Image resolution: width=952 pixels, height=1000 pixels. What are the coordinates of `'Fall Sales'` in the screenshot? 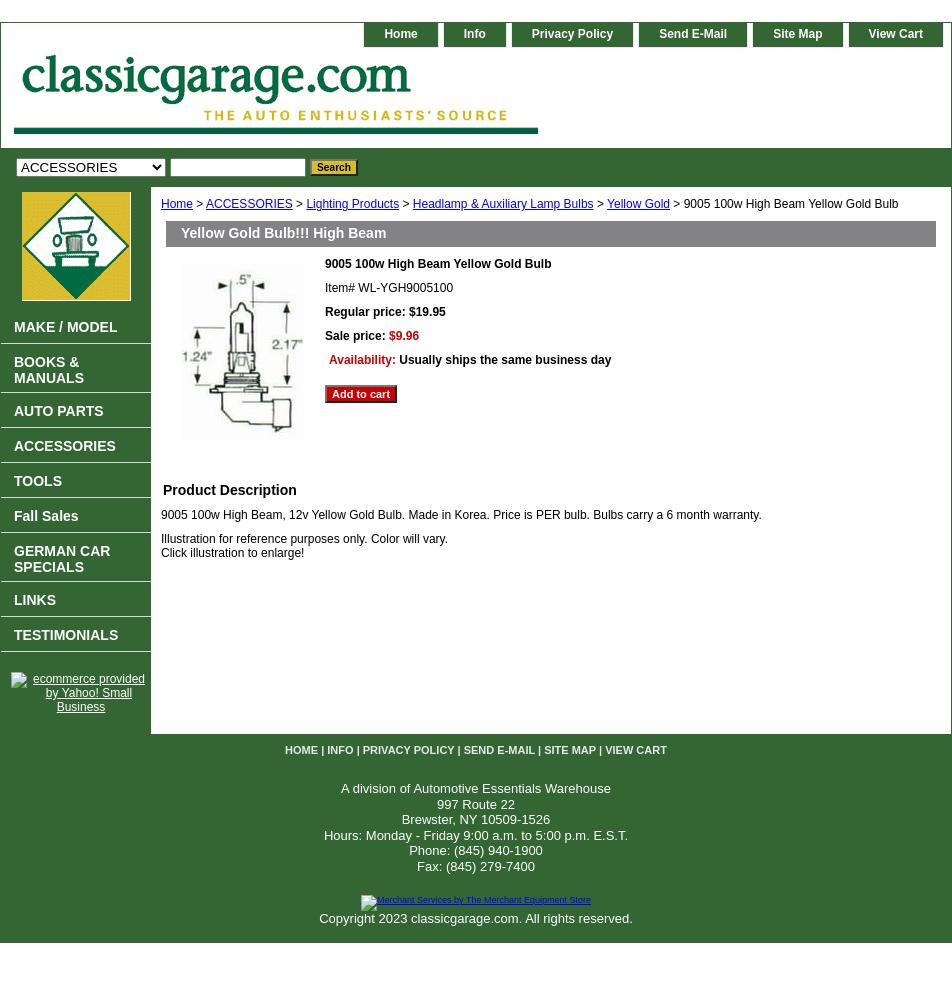 It's located at (45, 516).